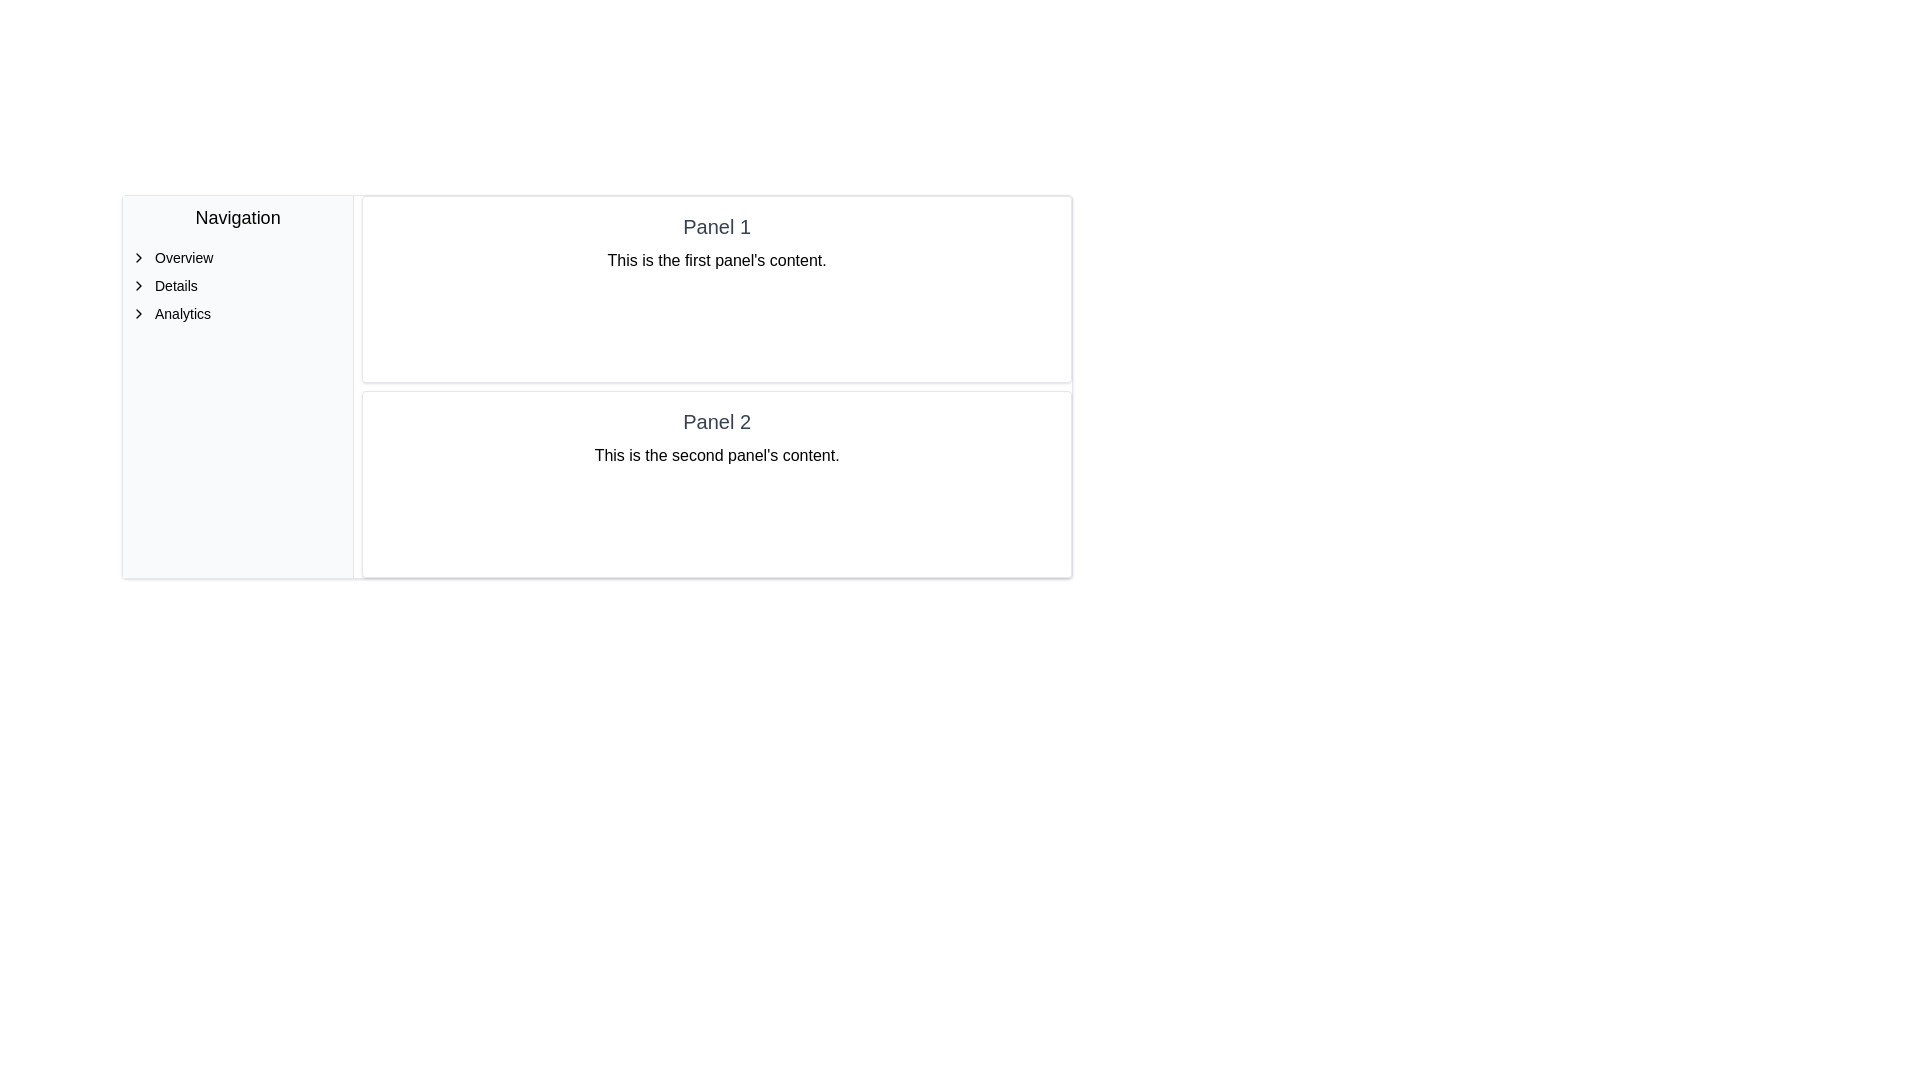  Describe the element at coordinates (238, 257) in the screenshot. I see `the 'Overview' button in the vertical navigation menu` at that location.